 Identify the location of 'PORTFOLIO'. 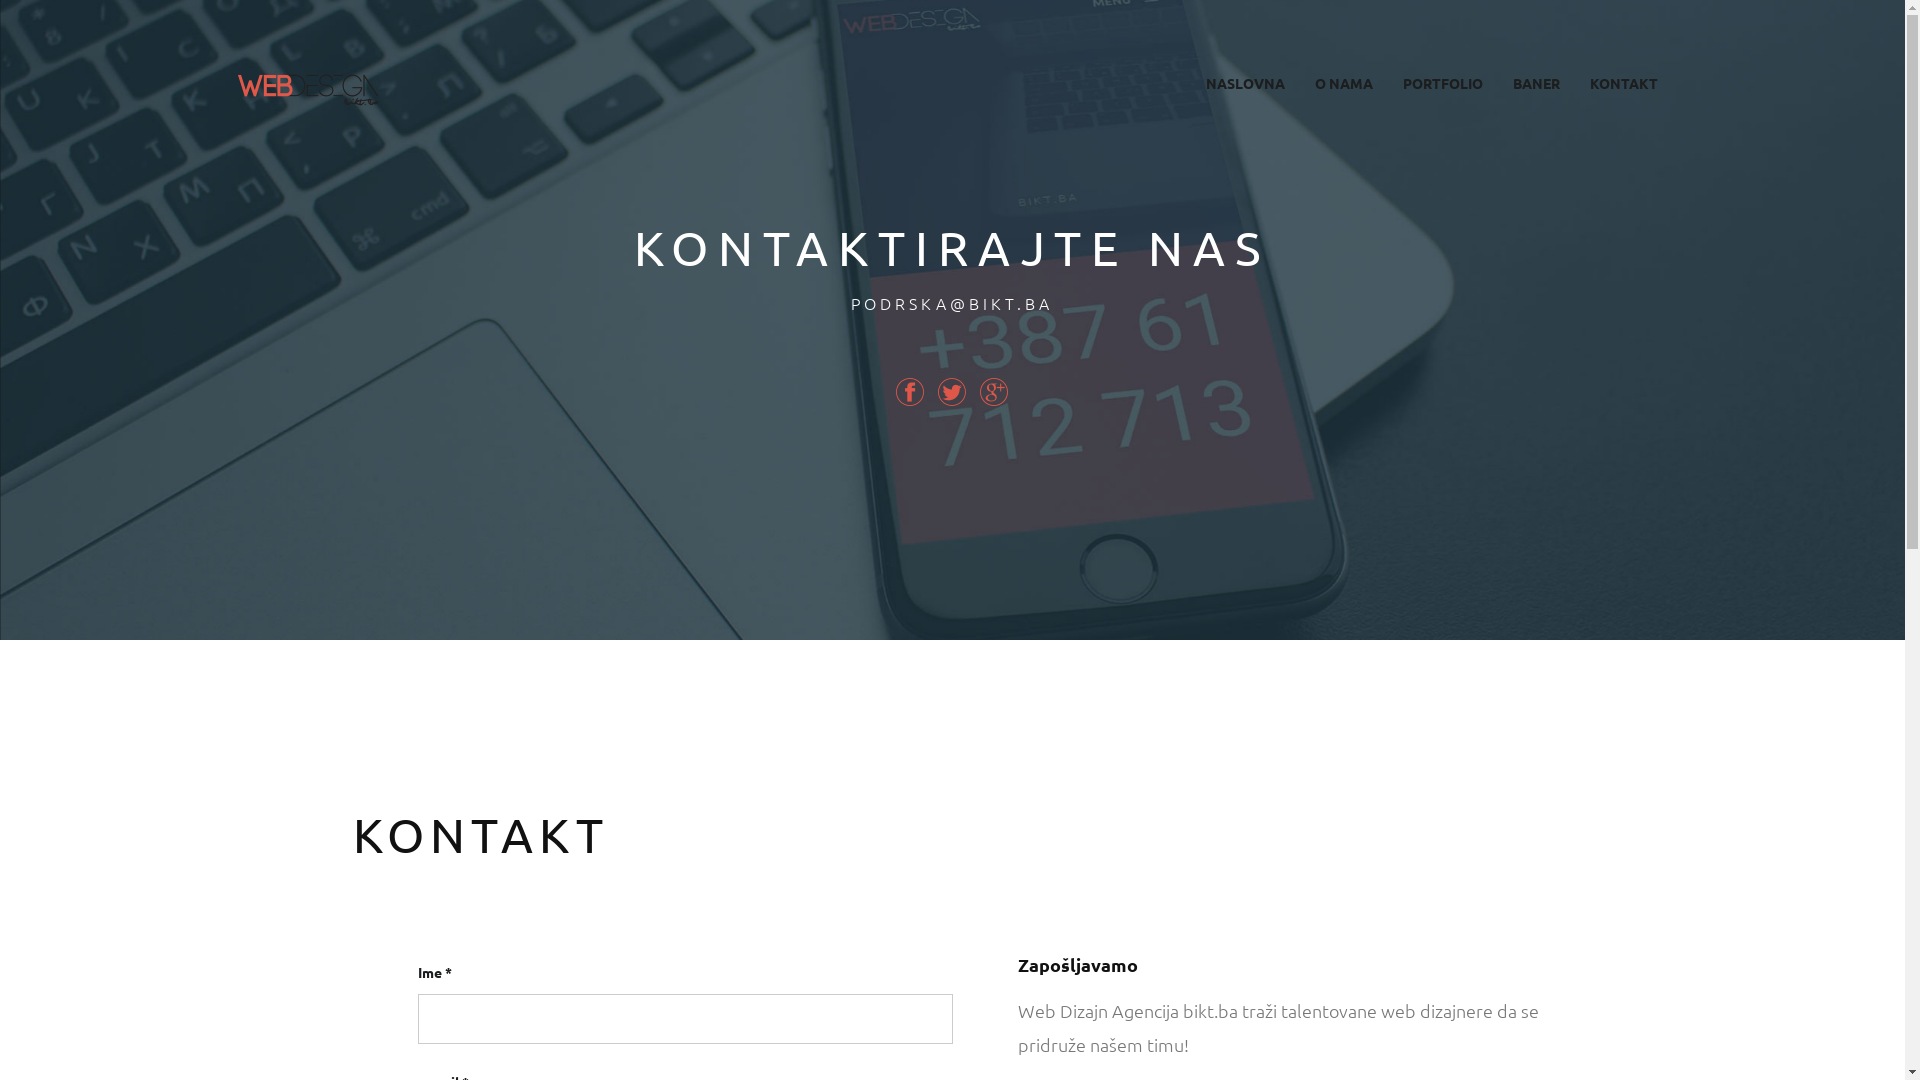
(1443, 83).